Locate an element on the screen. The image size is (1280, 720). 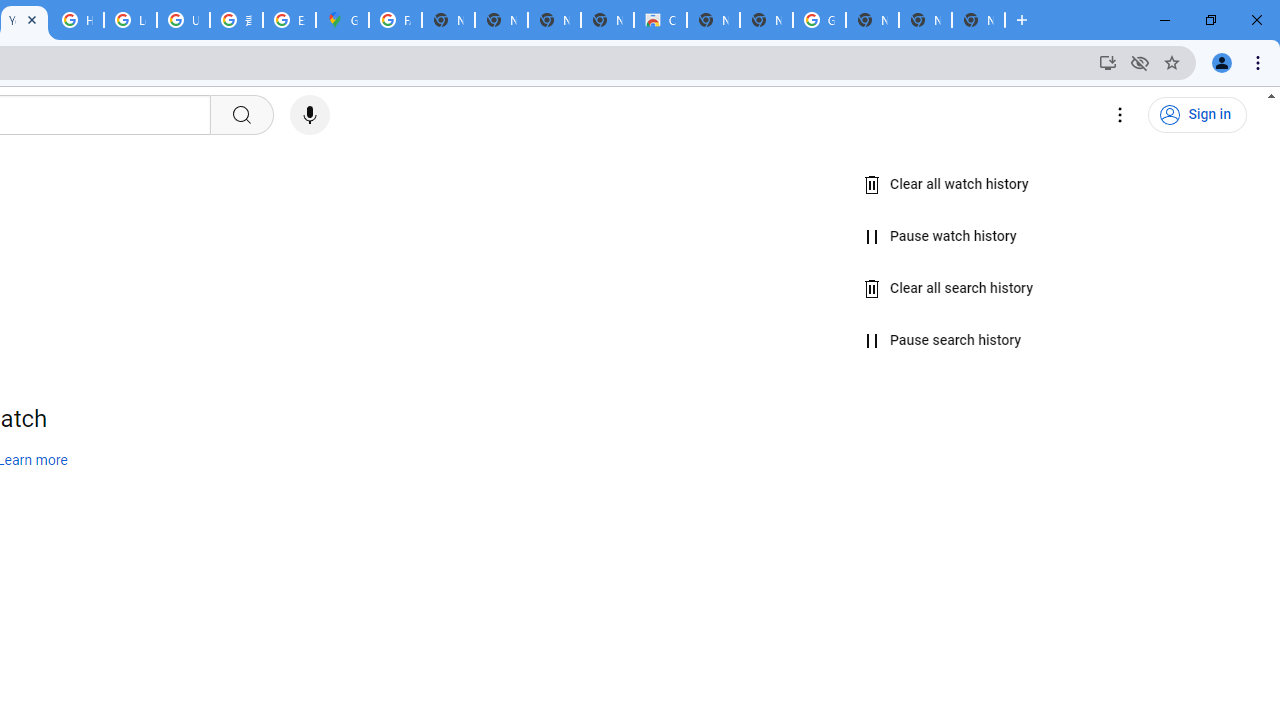
'Google Maps' is located at coordinates (342, 20).